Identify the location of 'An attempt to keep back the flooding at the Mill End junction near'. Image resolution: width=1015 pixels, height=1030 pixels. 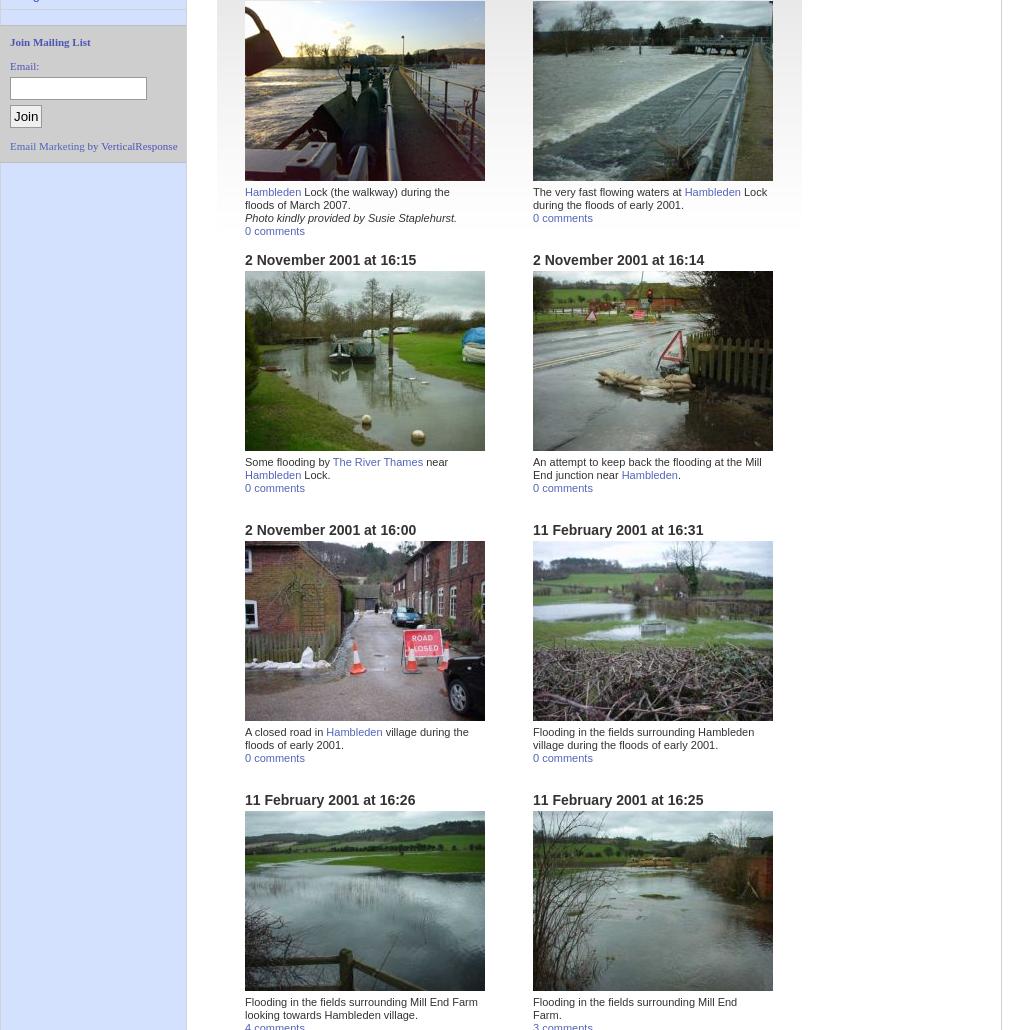
(645, 467).